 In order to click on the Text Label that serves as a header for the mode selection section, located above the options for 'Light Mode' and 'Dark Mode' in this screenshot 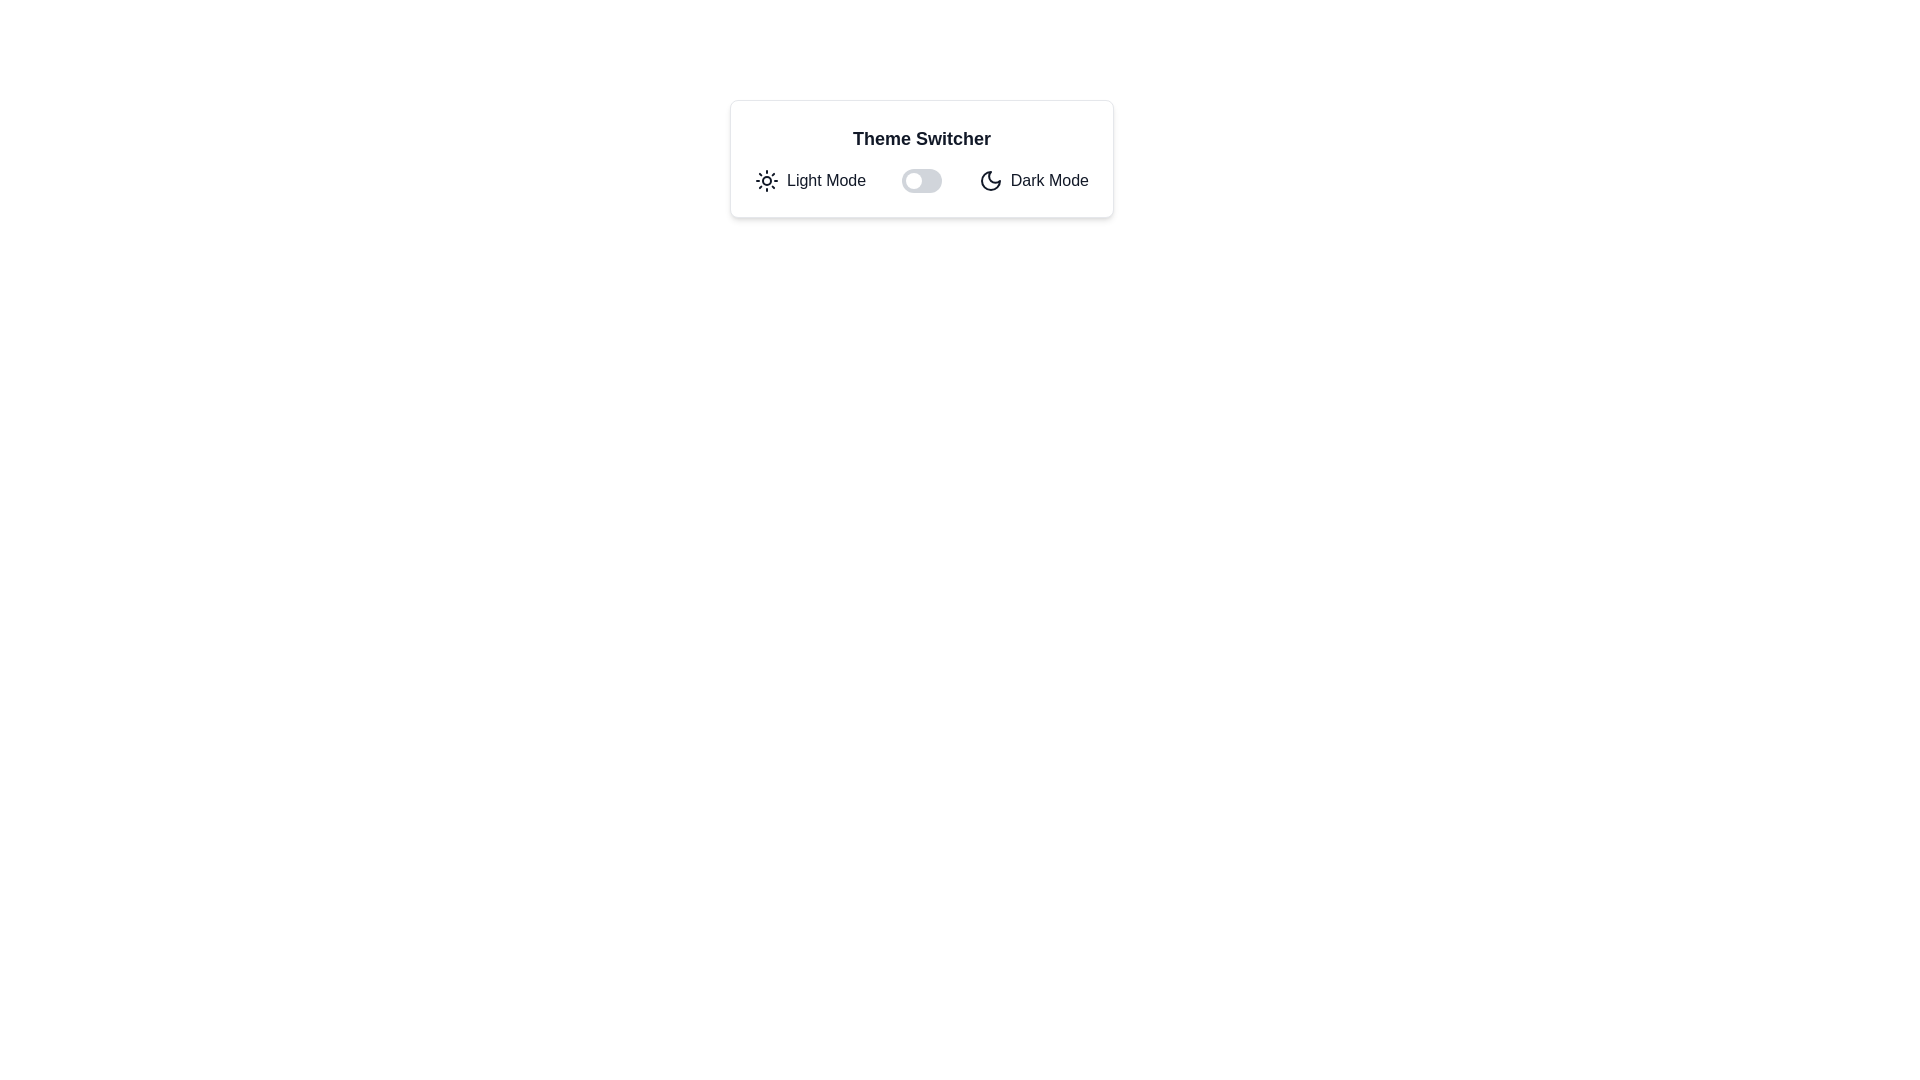, I will do `click(920, 137)`.